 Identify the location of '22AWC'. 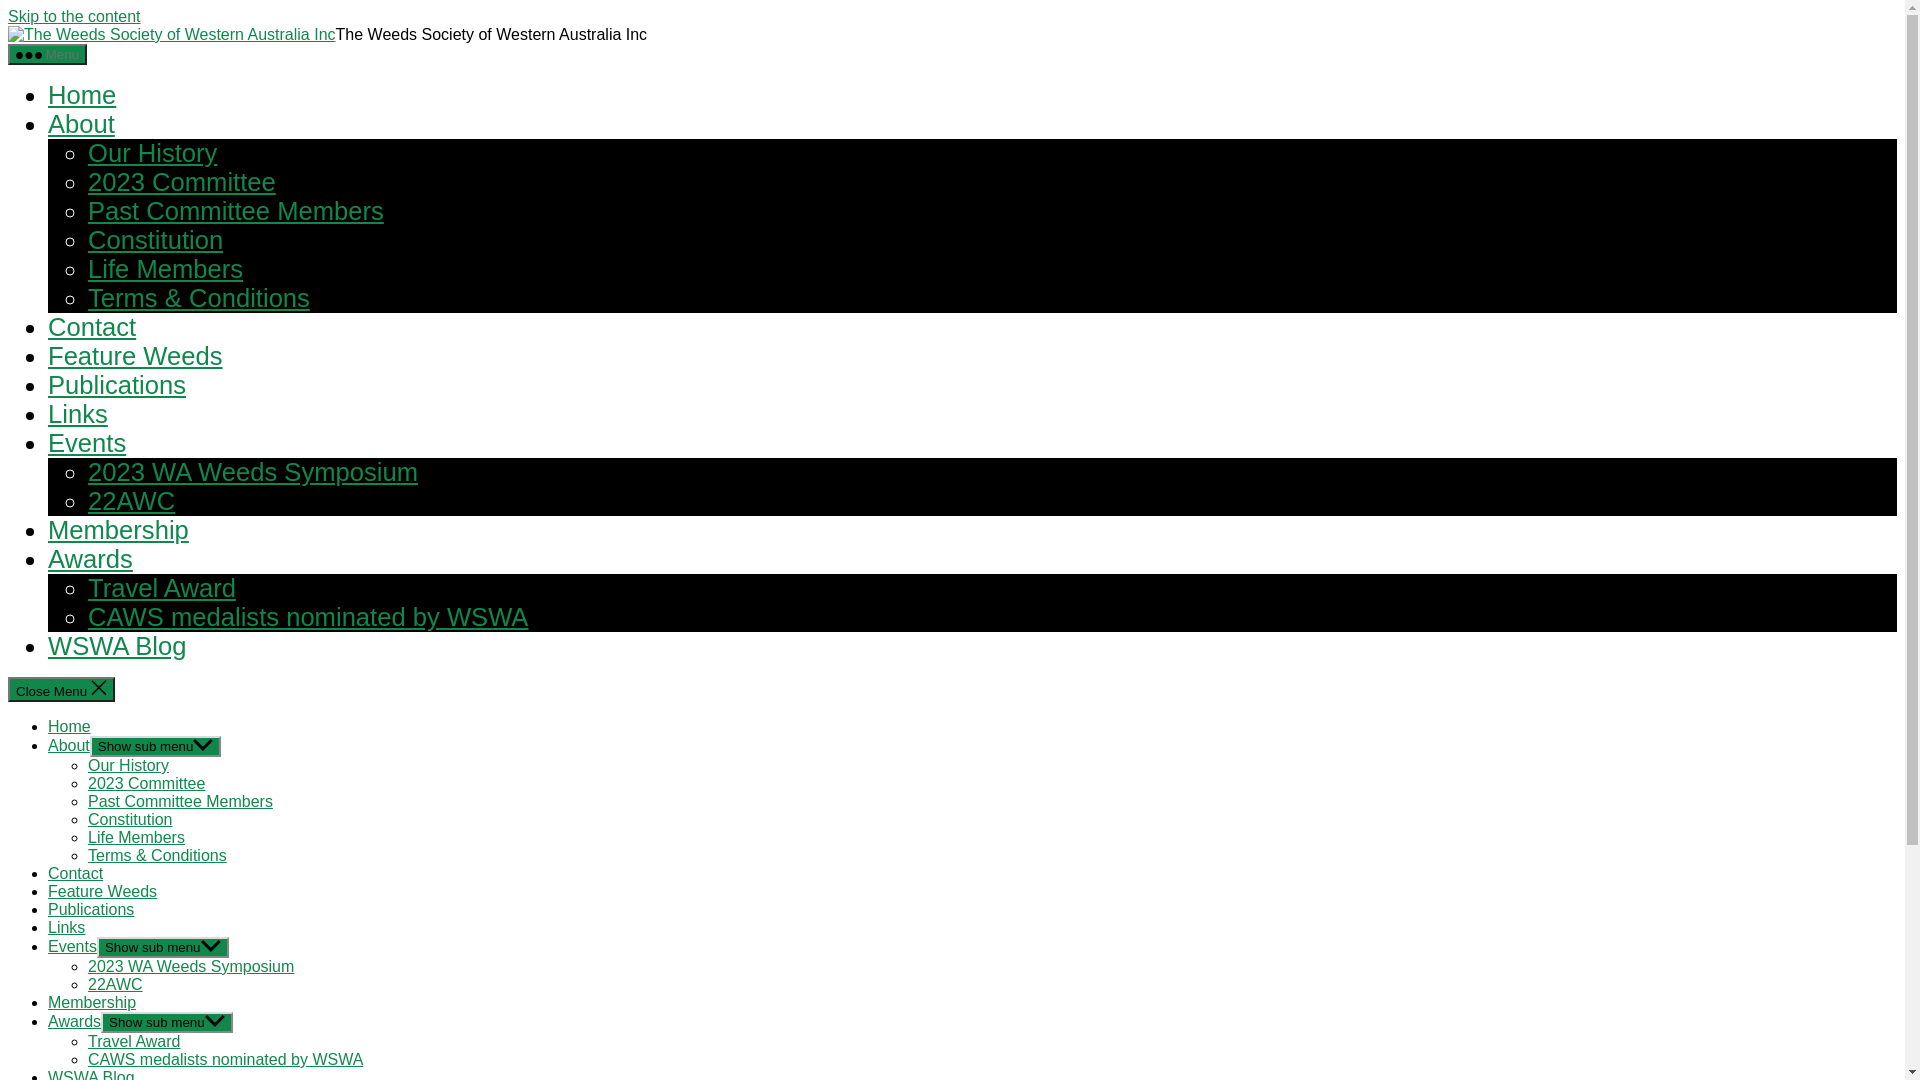
(86, 500).